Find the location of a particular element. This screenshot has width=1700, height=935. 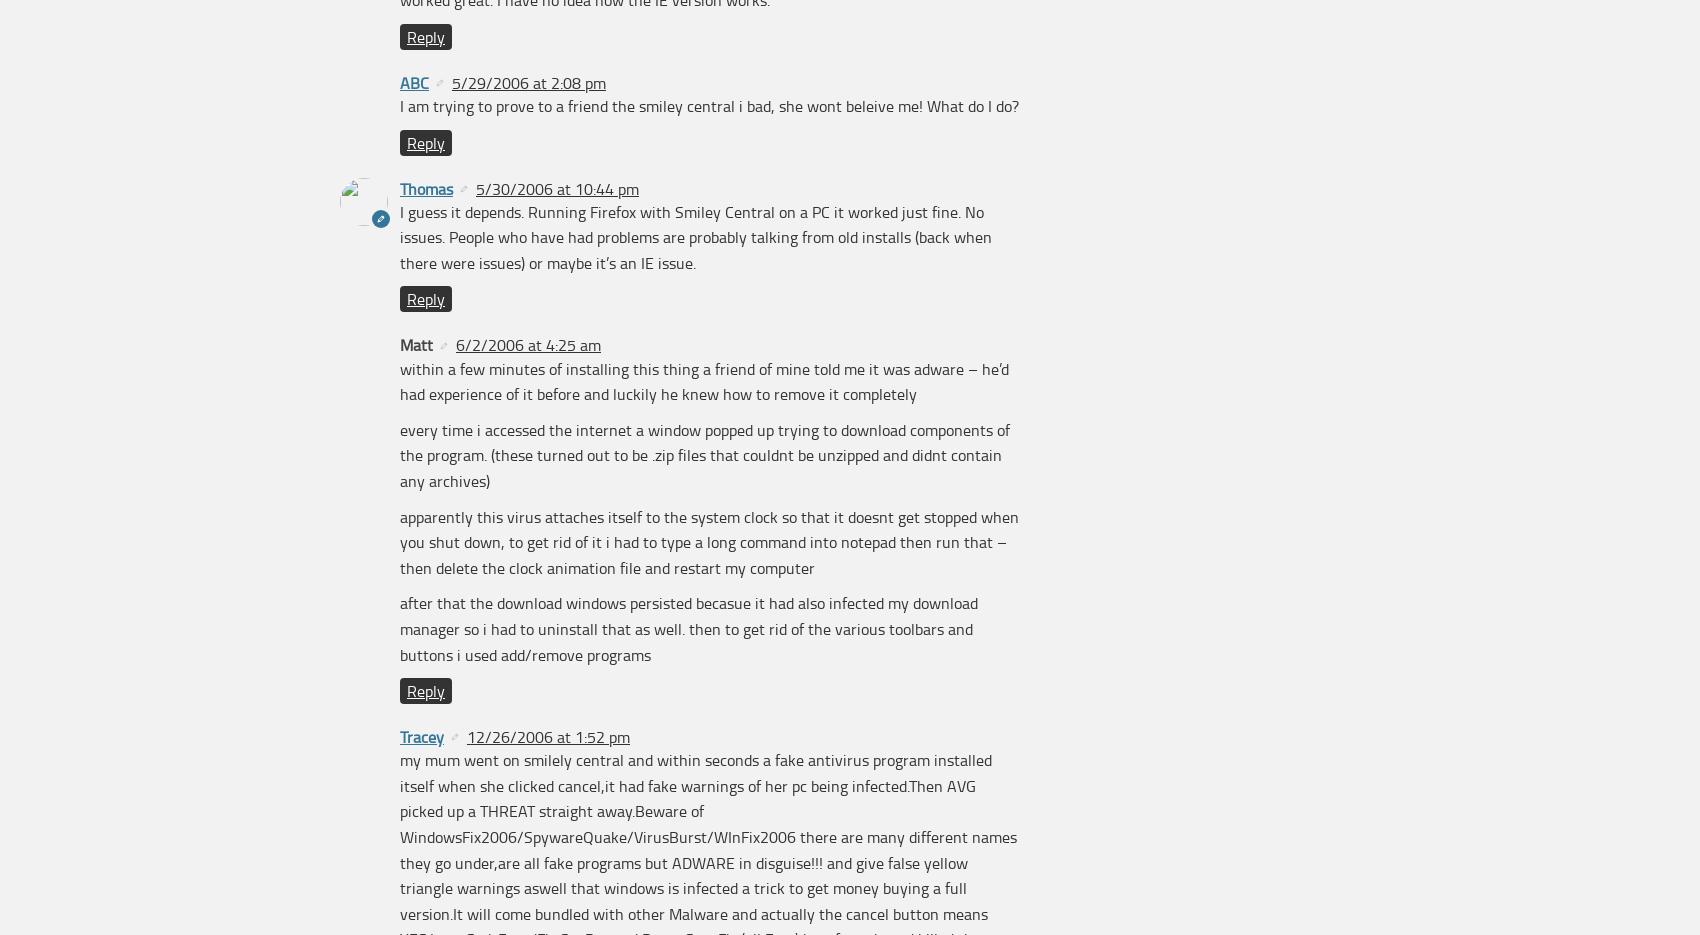

'Matt' is located at coordinates (415, 344).